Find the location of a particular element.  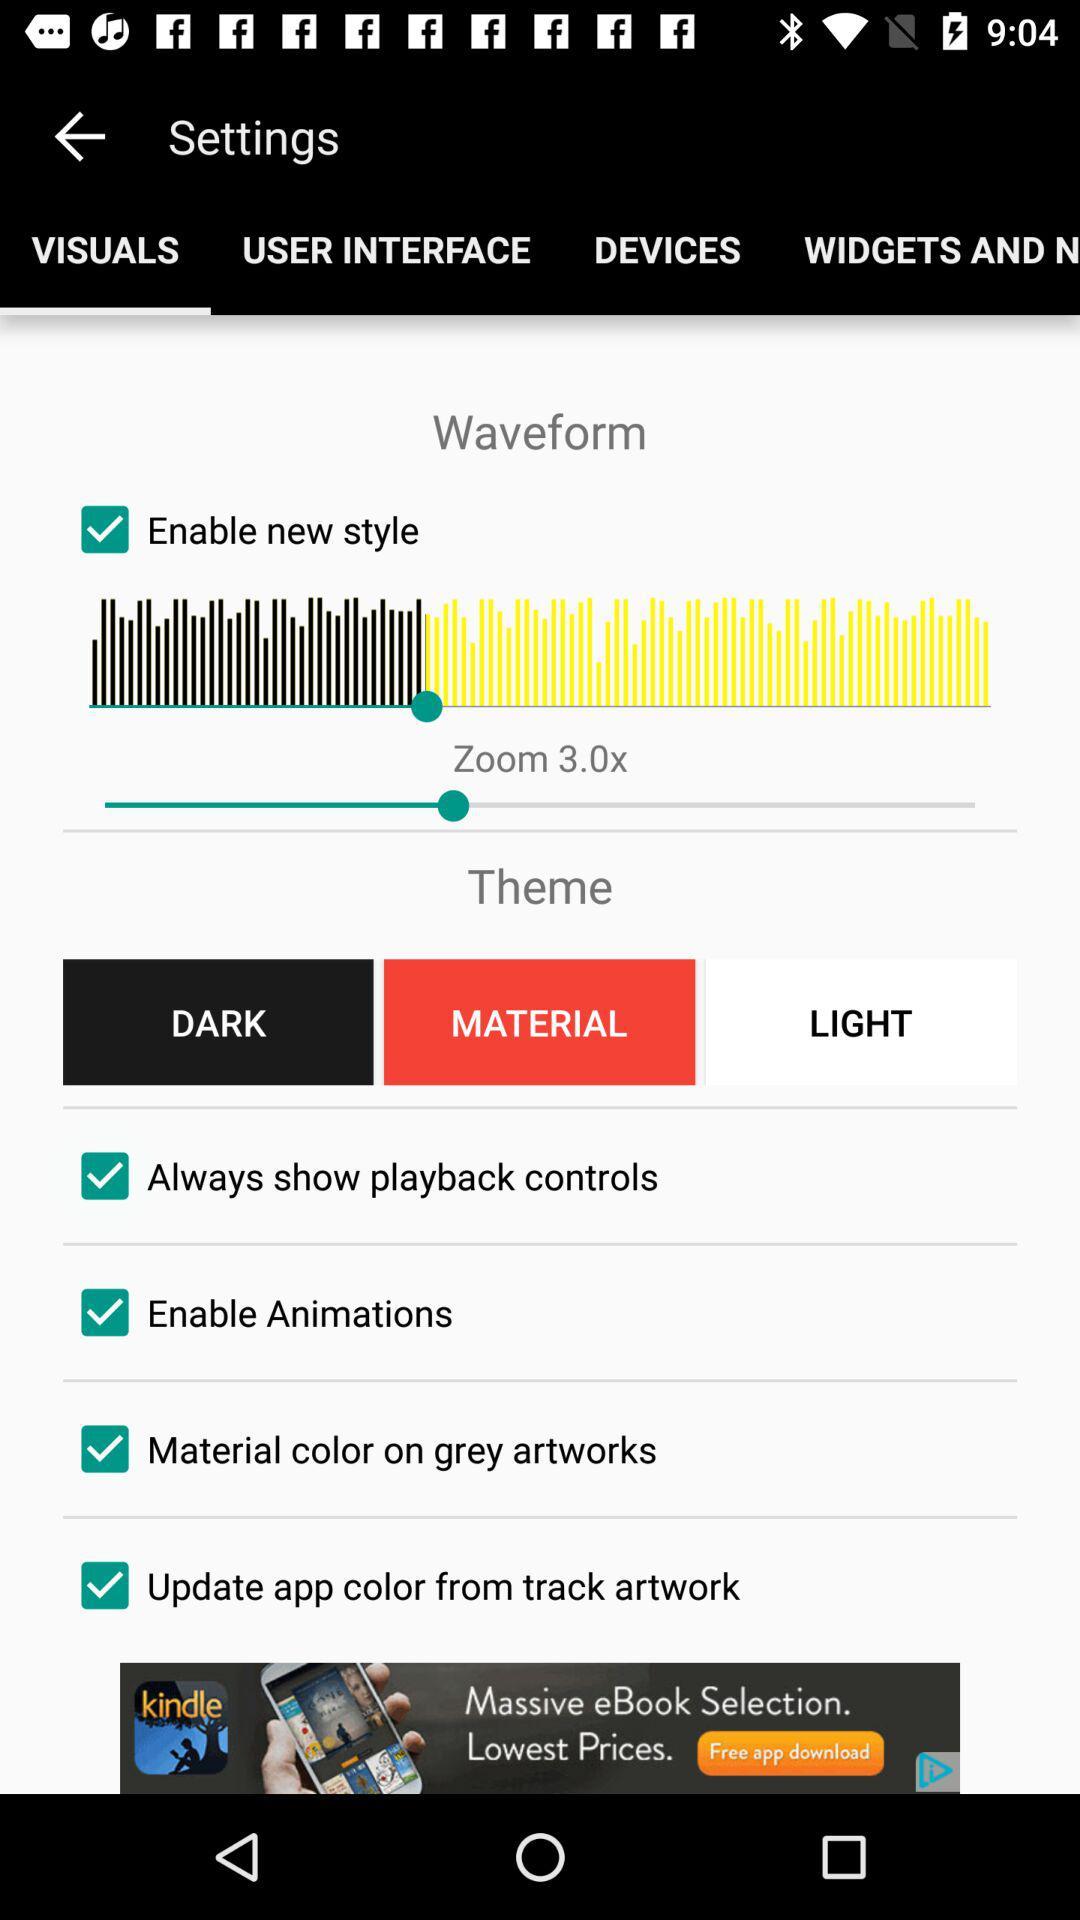

the button left of material is located at coordinates (218, 1022).